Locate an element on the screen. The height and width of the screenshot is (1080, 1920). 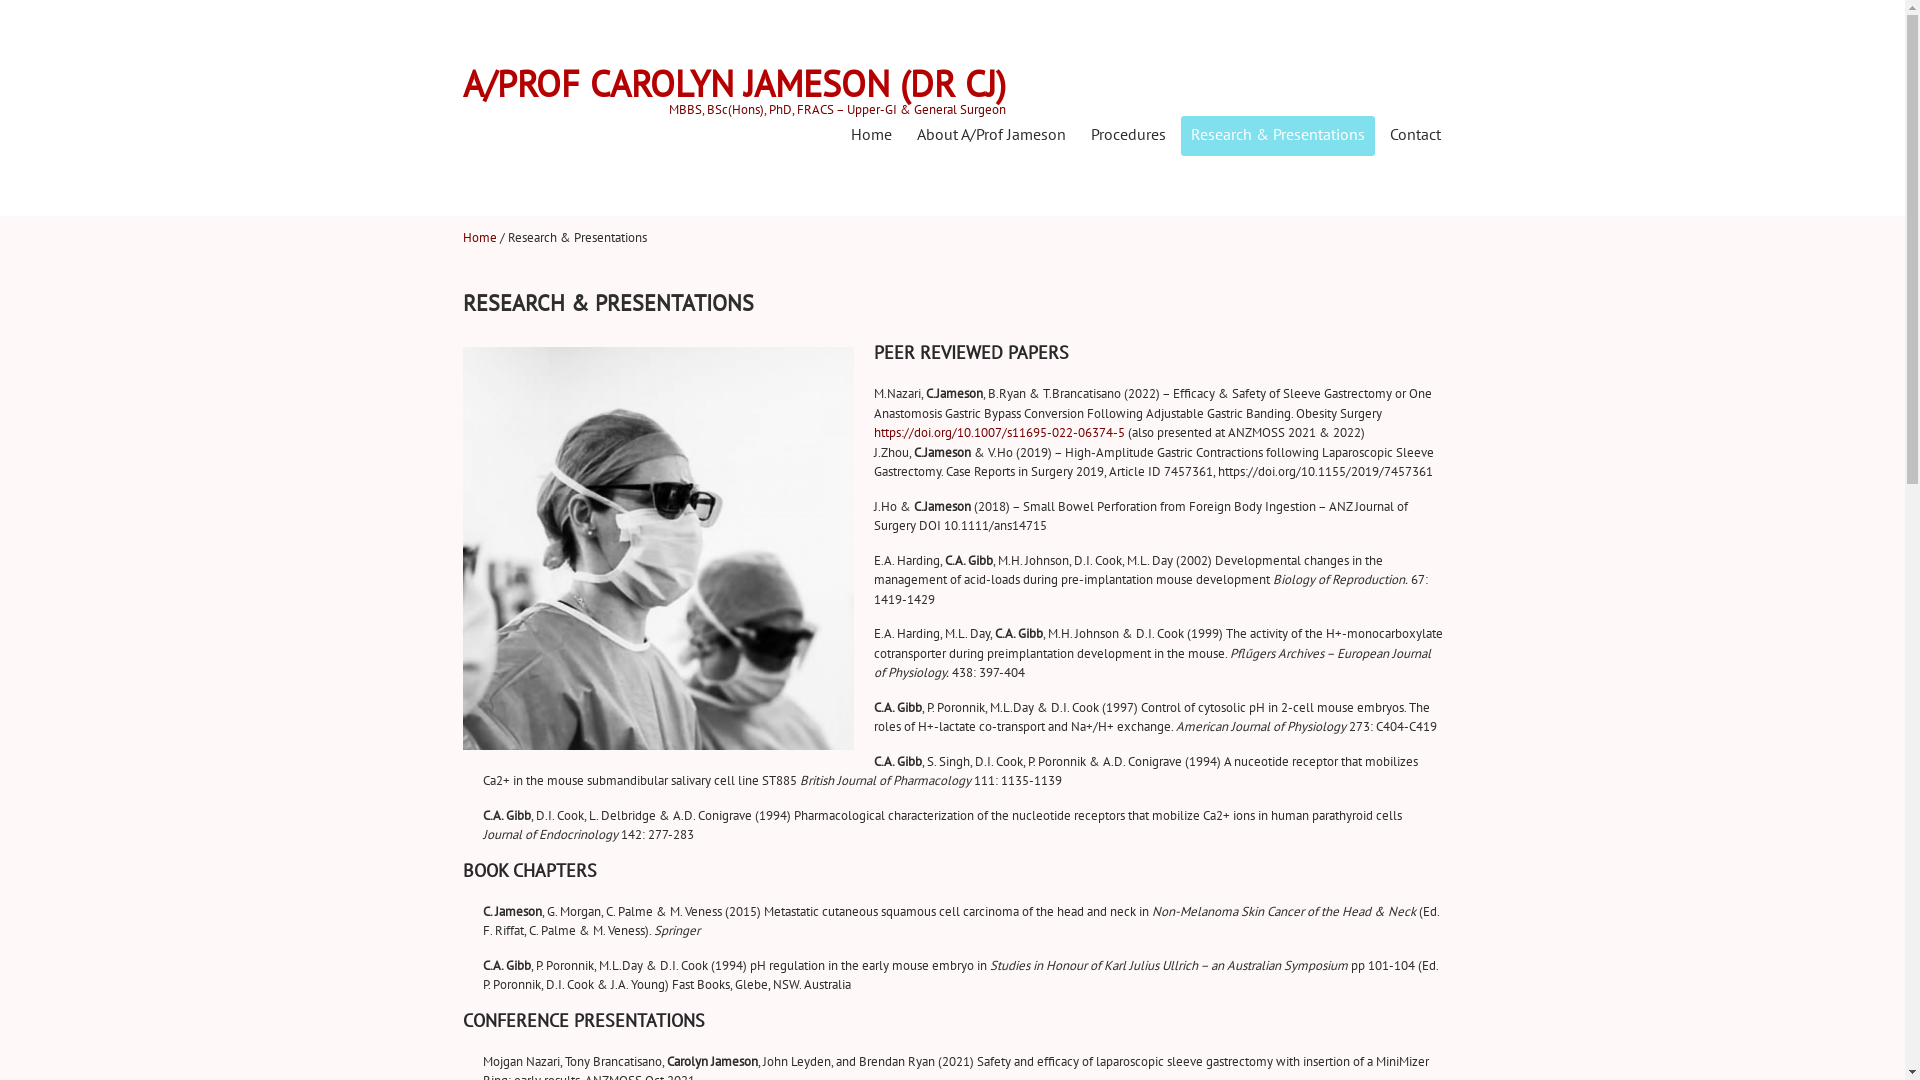
'Contact' is located at coordinates (1414, 135).